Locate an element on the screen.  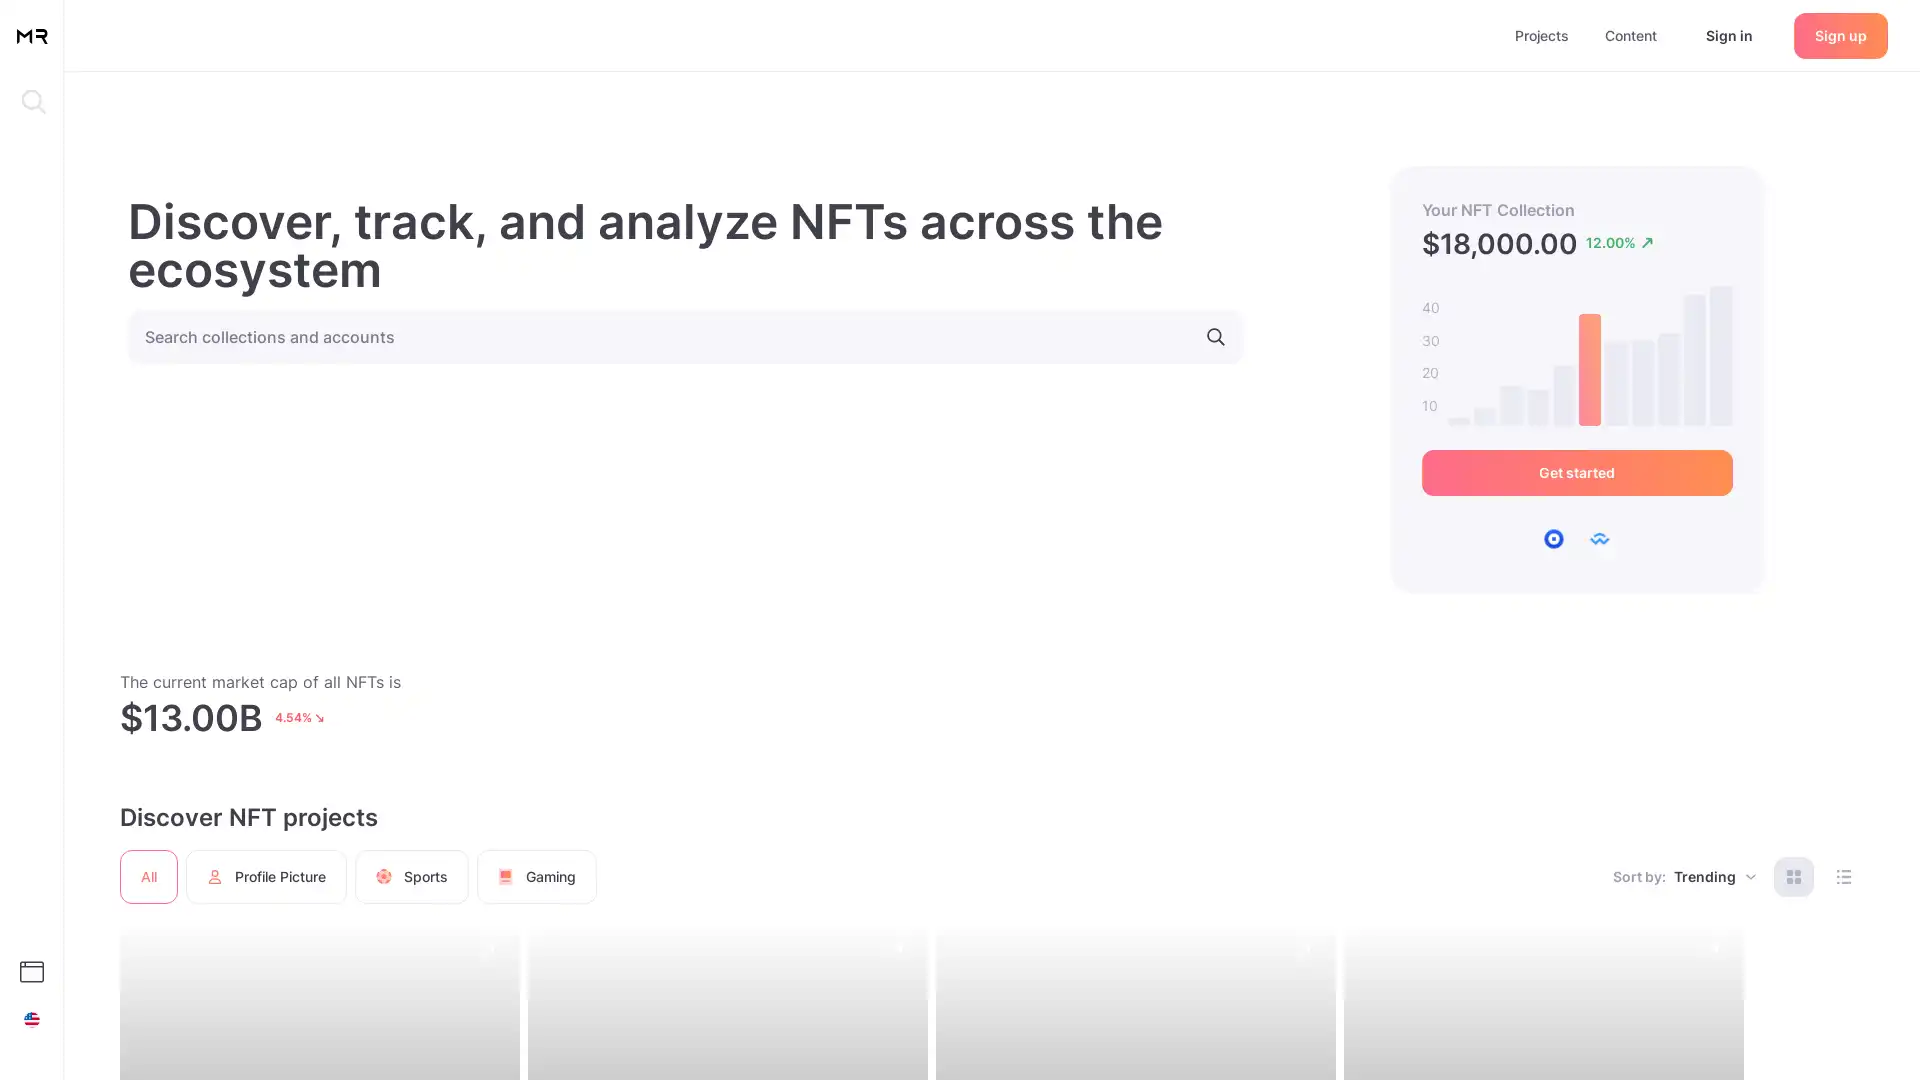
Sign in is located at coordinates (1728, 34).